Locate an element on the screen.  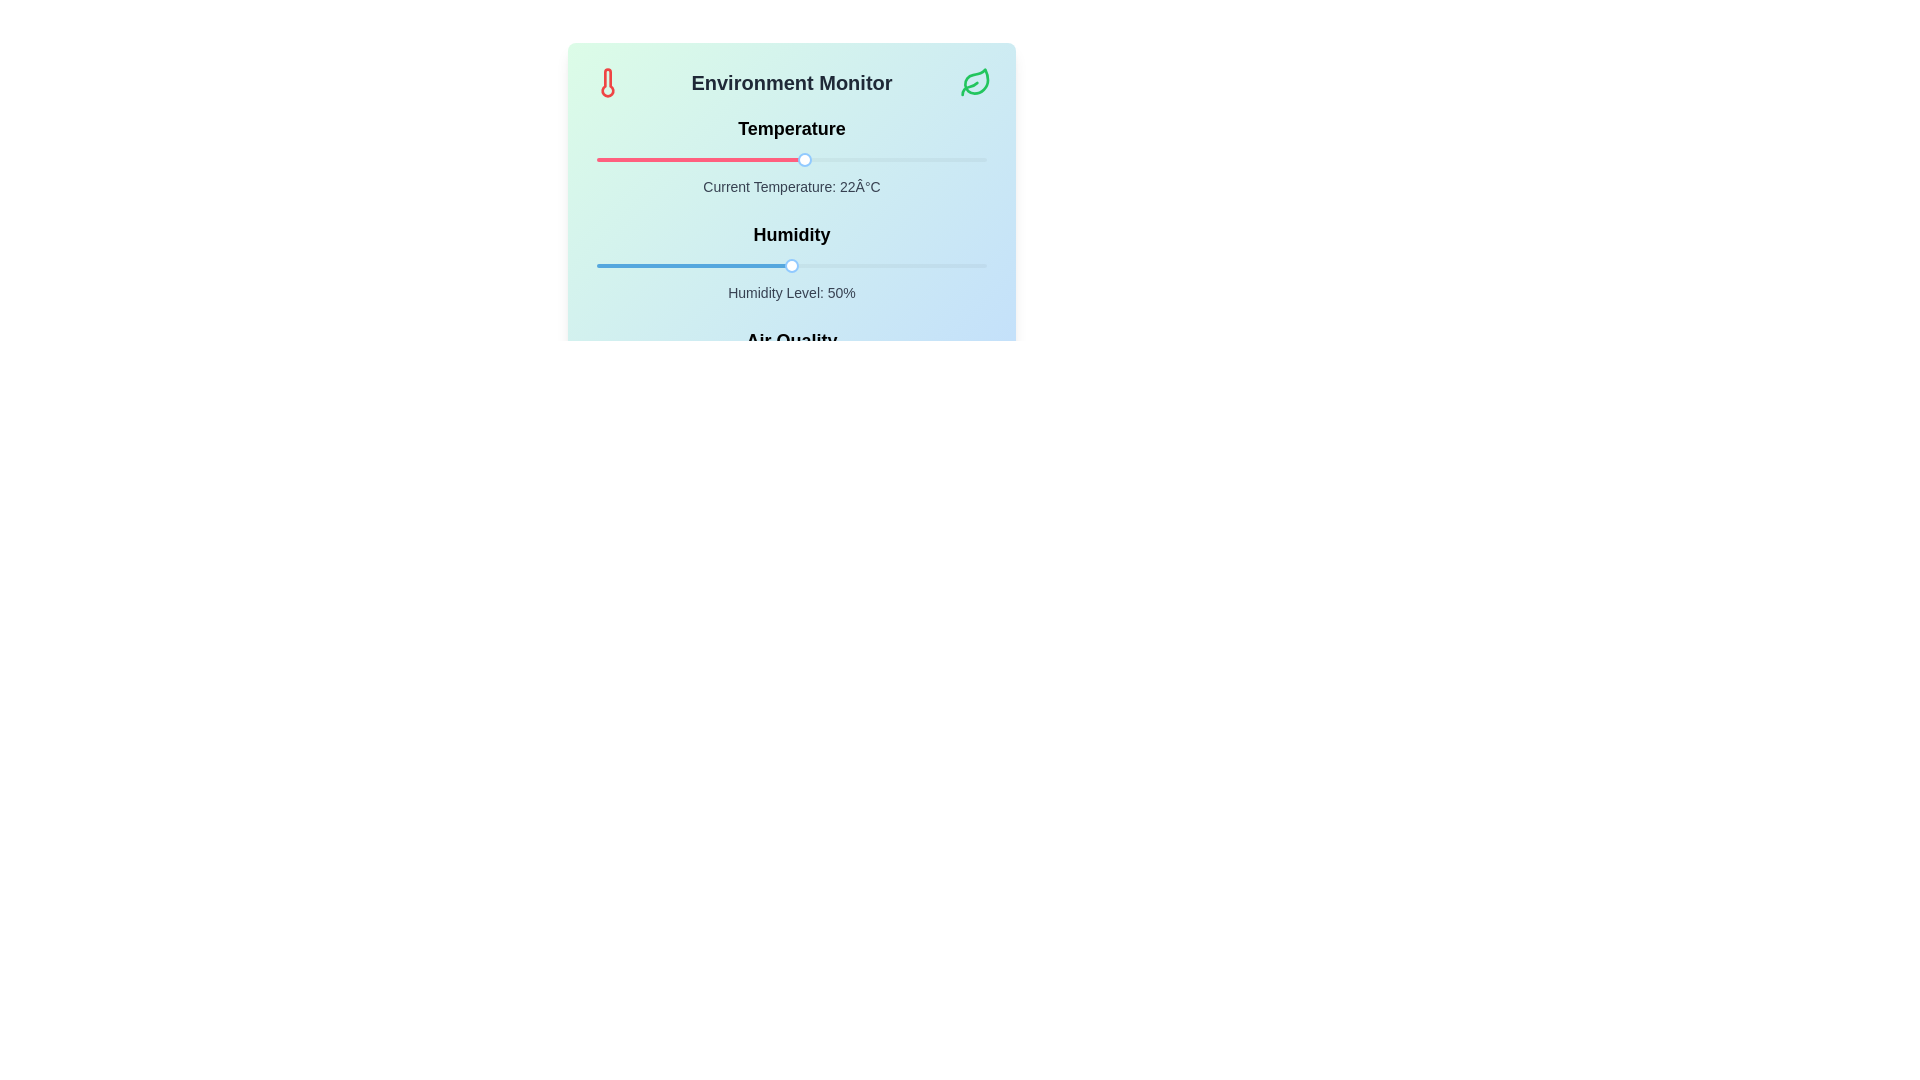
slider value is located at coordinates (752, 265).